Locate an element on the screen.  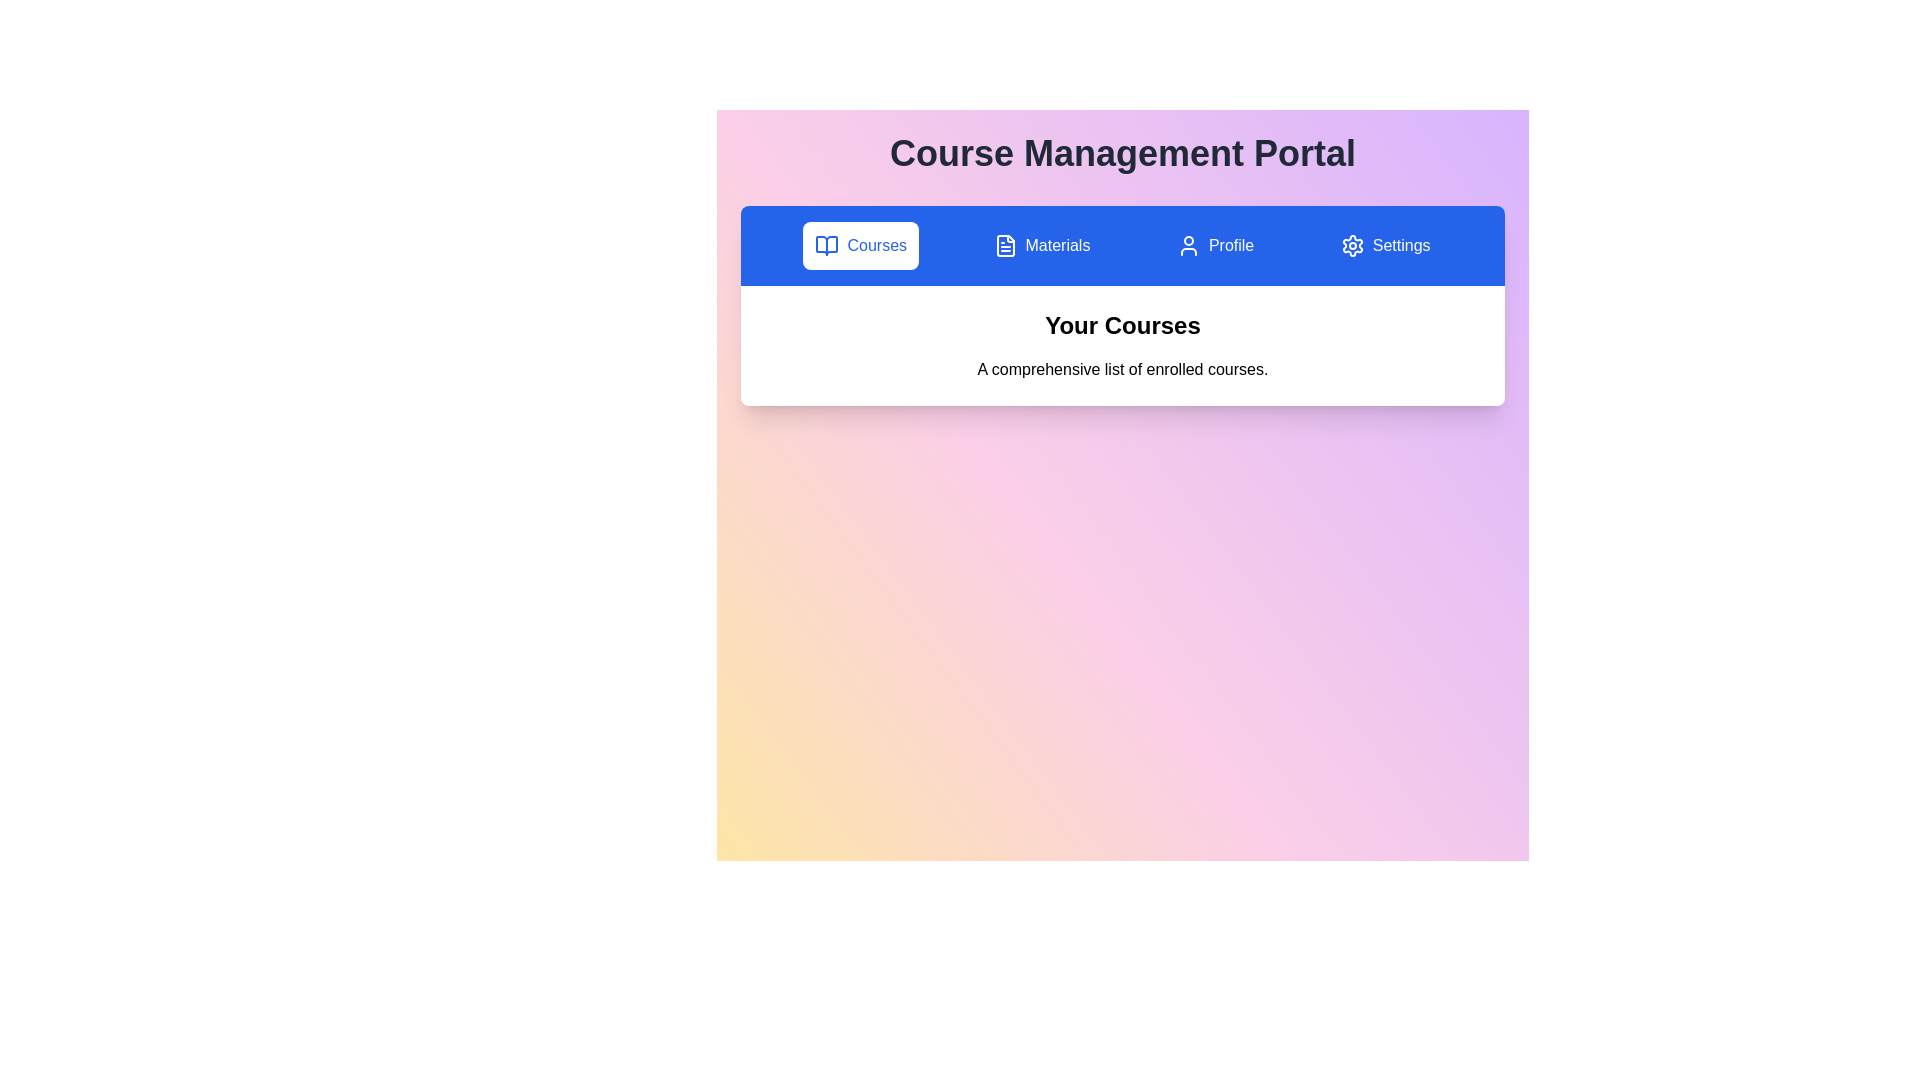
heading 'Course Management Portal' which is a large, bold text block centered at the top of the viewport is located at coordinates (1123, 153).